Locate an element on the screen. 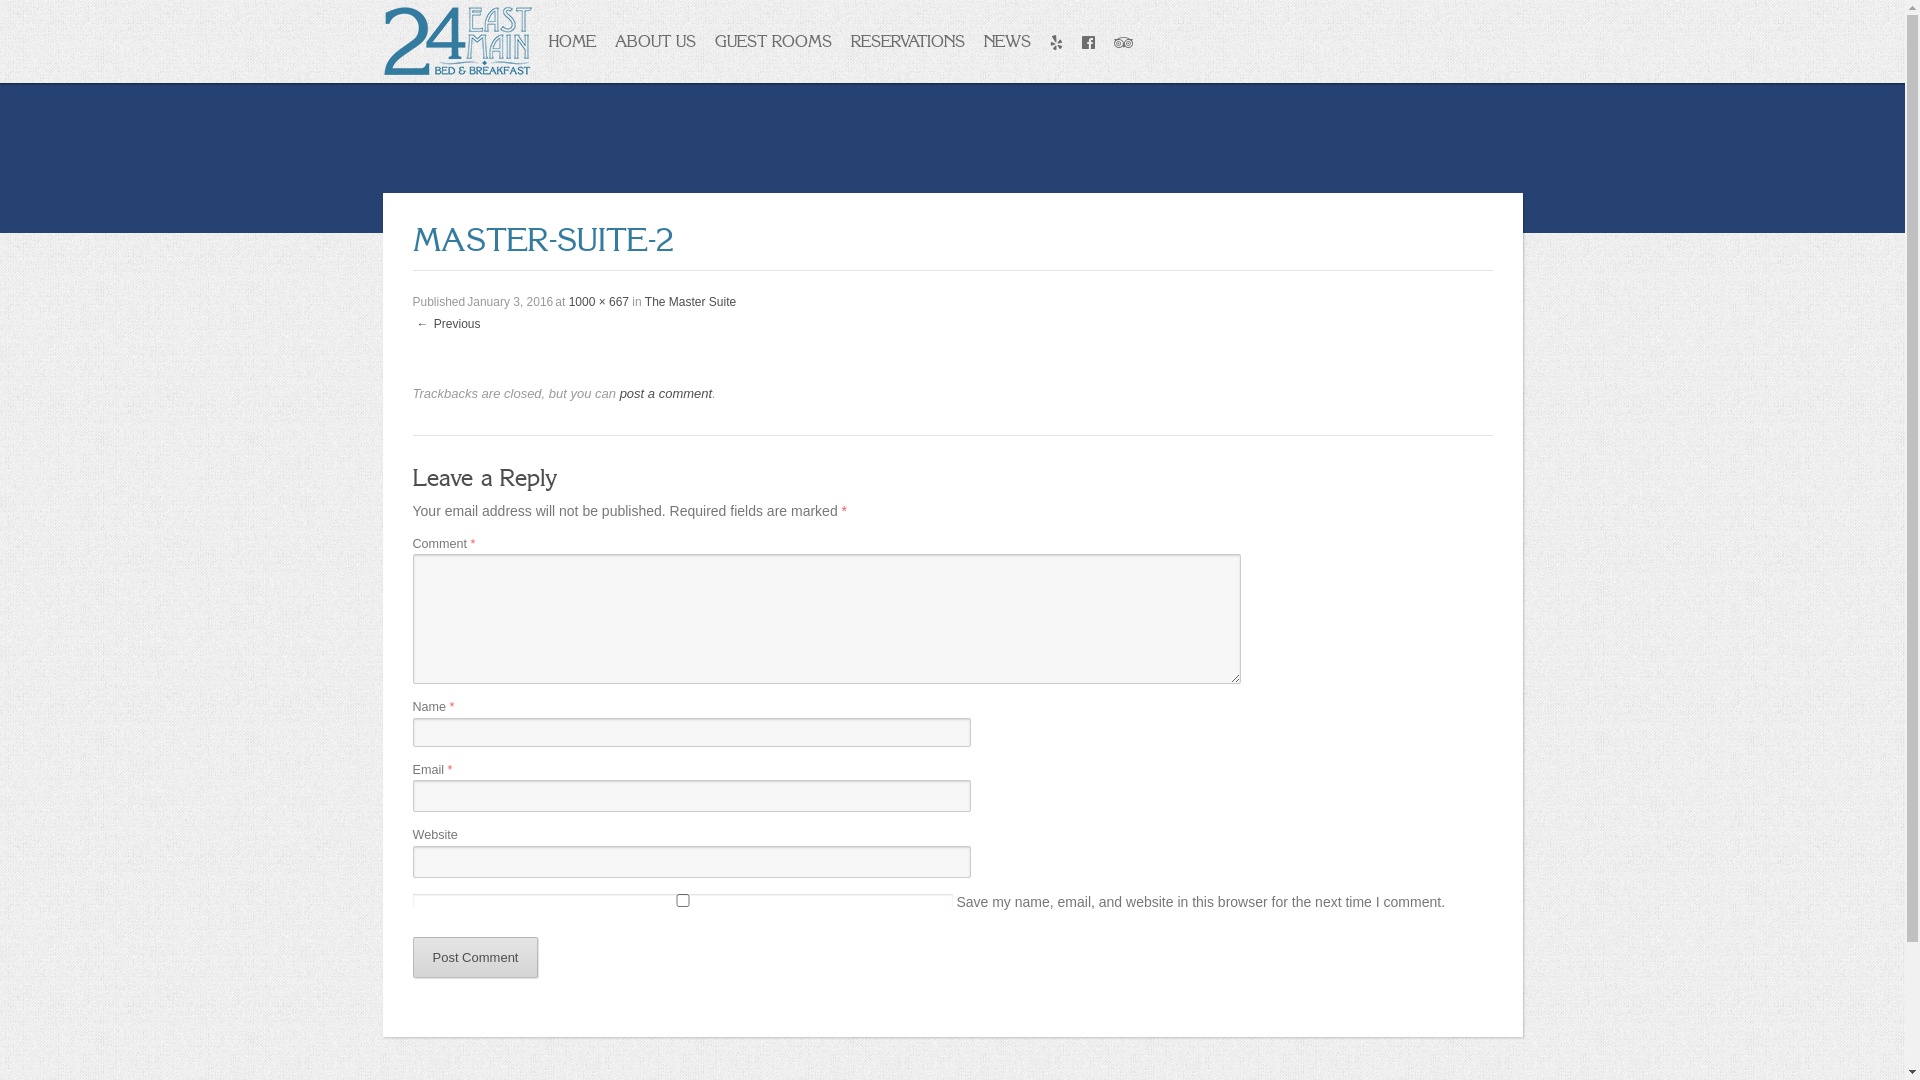 This screenshot has height=1080, width=1920. 'post a comment' is located at coordinates (618, 393).